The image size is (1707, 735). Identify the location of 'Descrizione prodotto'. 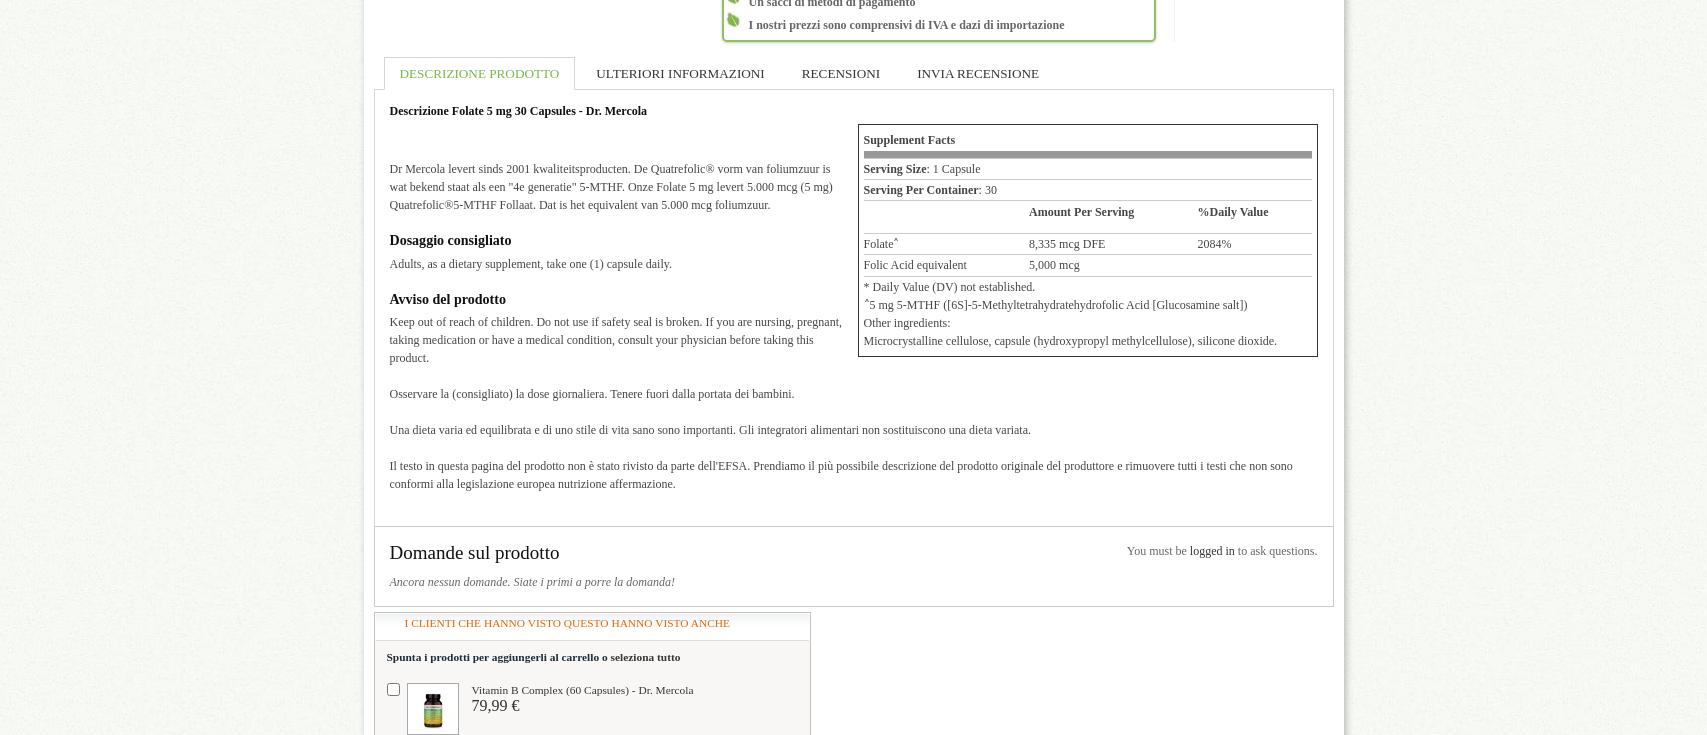
(478, 72).